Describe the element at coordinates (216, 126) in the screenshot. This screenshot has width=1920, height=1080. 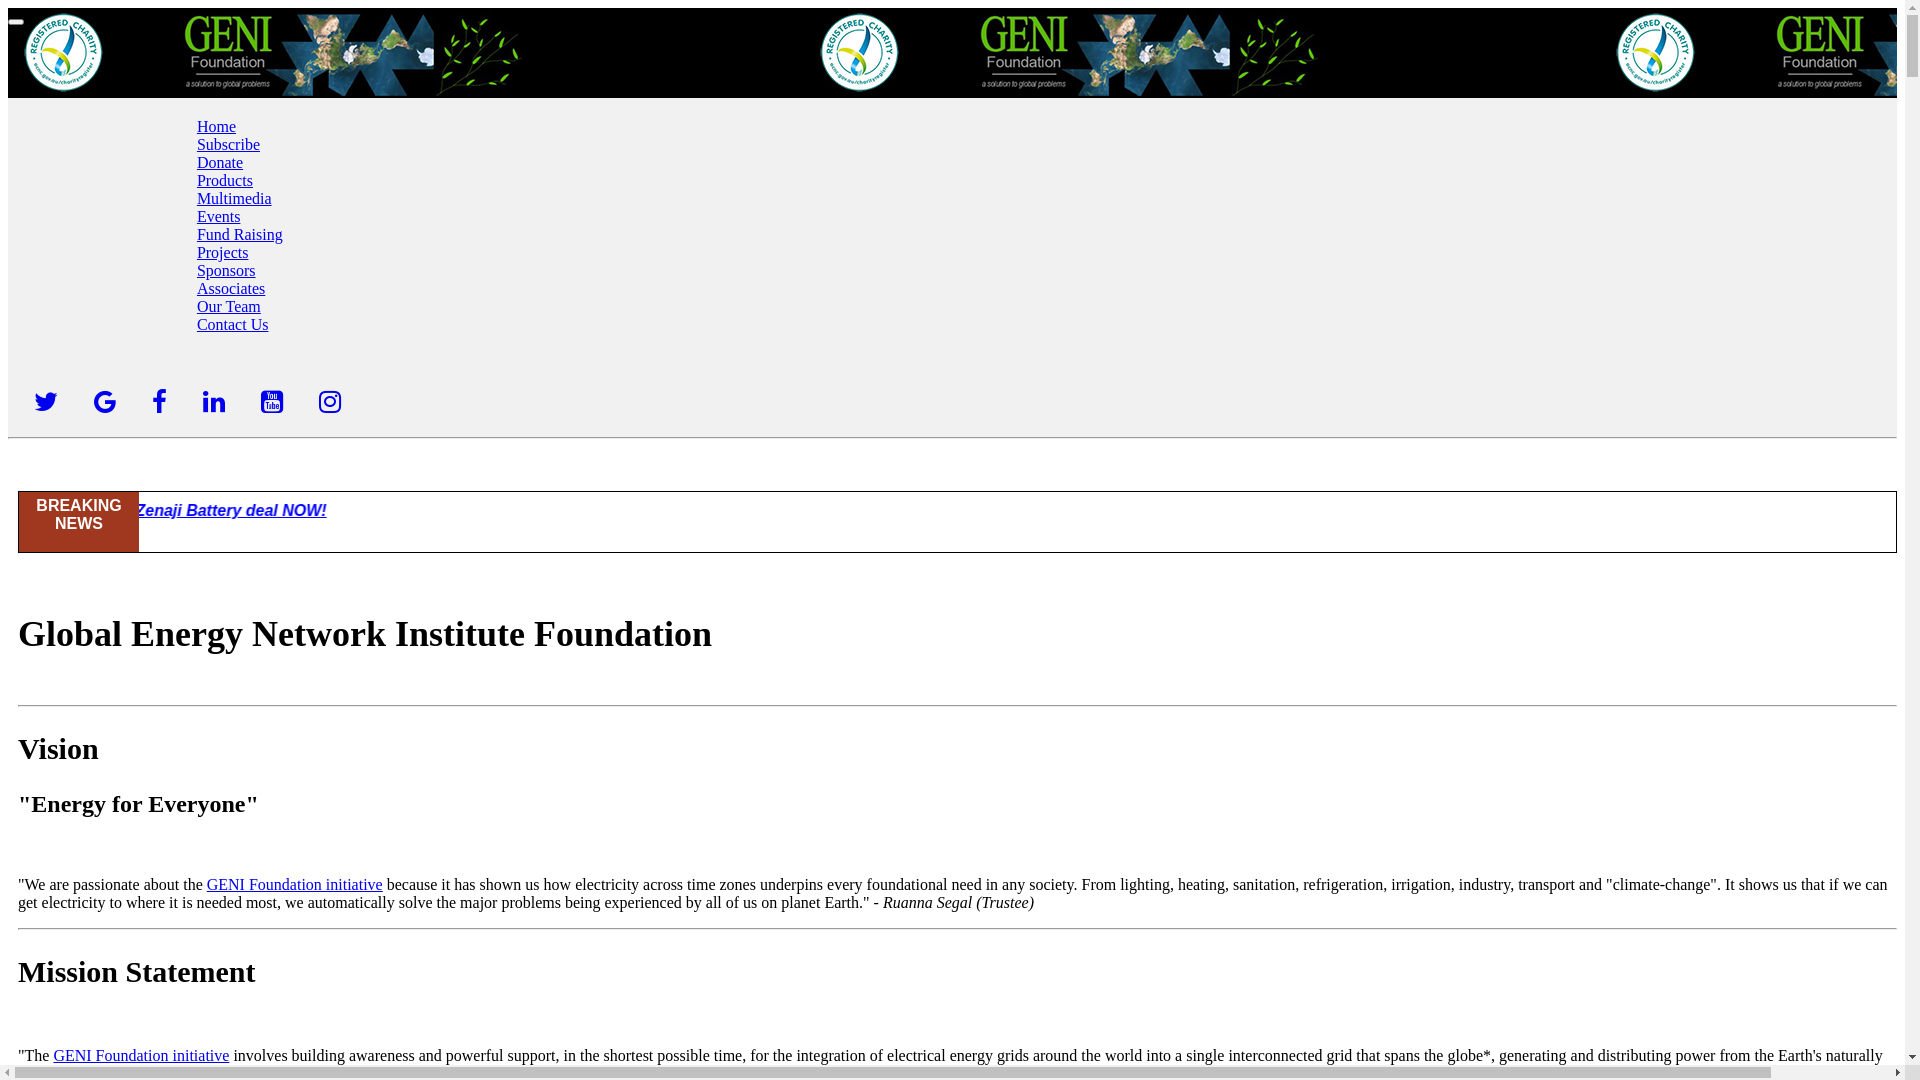
I see `'Home'` at that location.